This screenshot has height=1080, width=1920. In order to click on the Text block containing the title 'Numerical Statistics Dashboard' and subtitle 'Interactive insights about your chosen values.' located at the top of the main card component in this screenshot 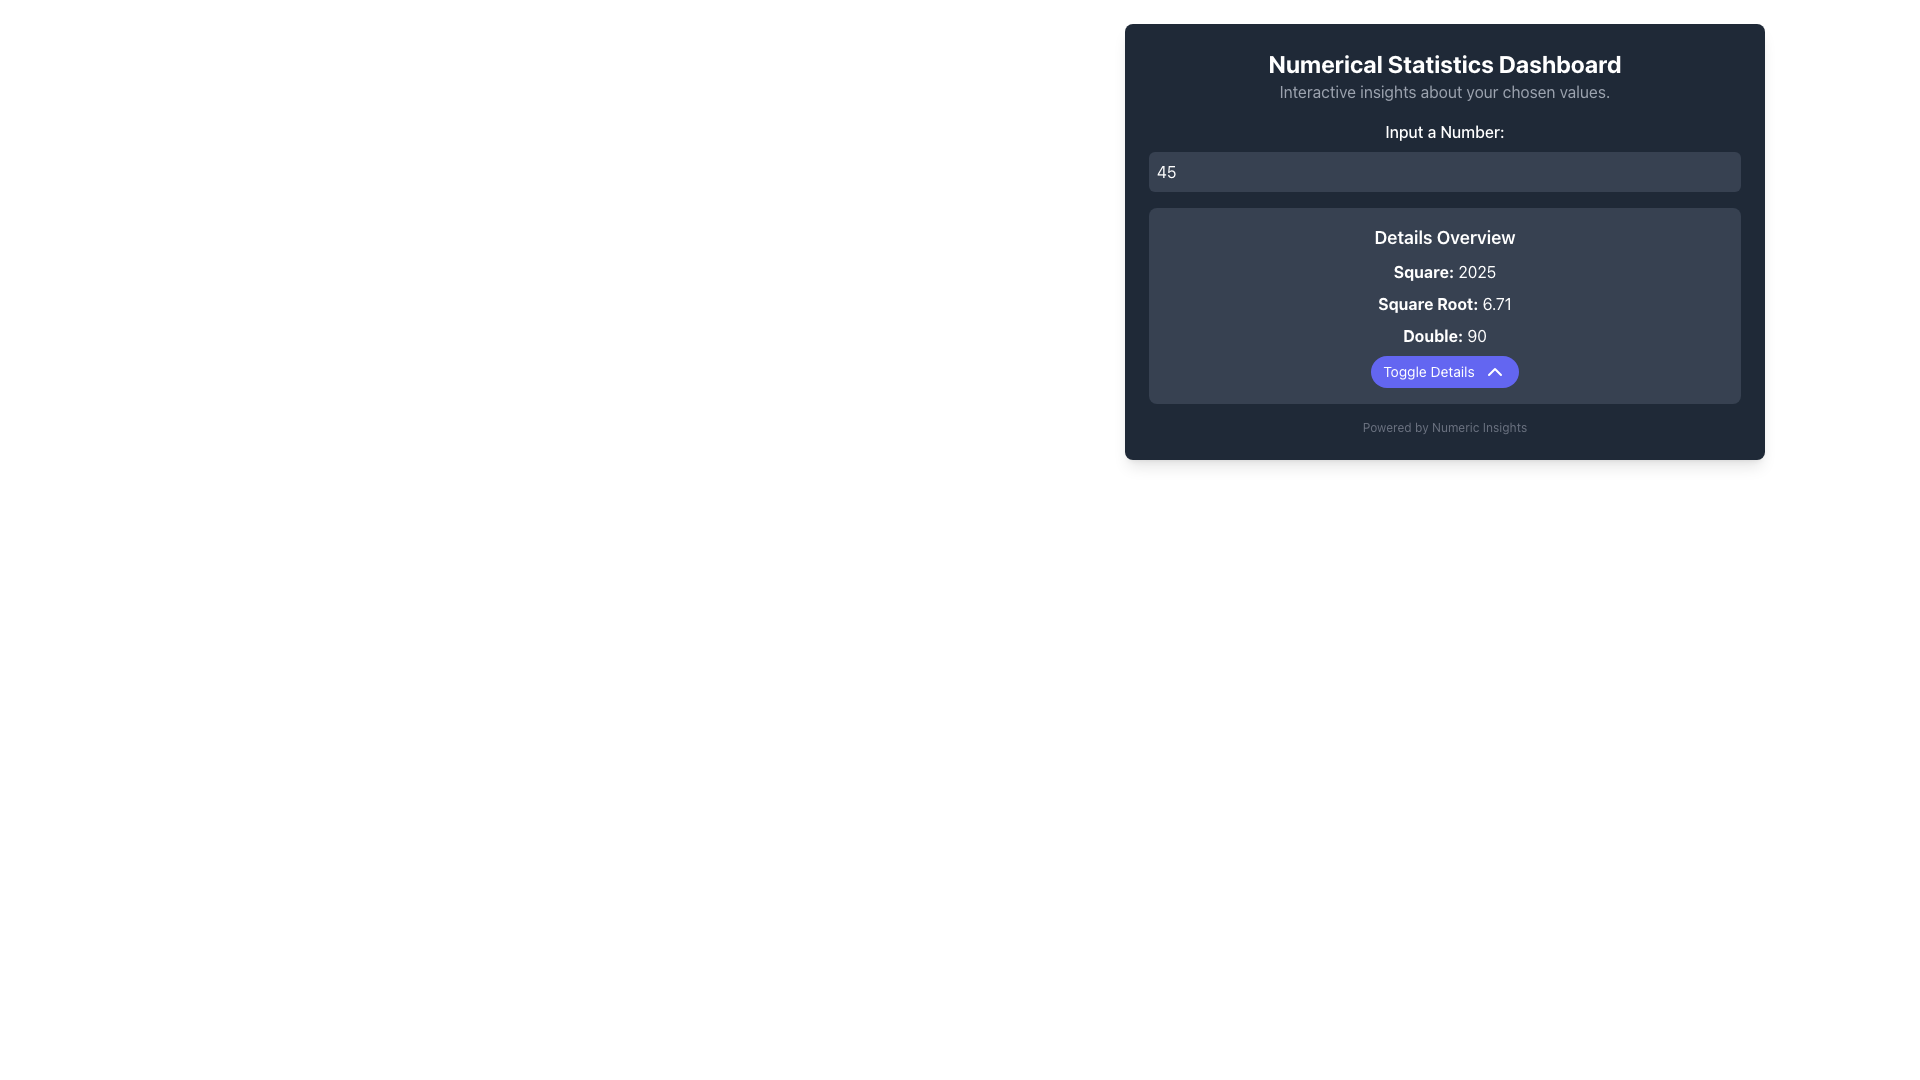, I will do `click(1444, 75)`.